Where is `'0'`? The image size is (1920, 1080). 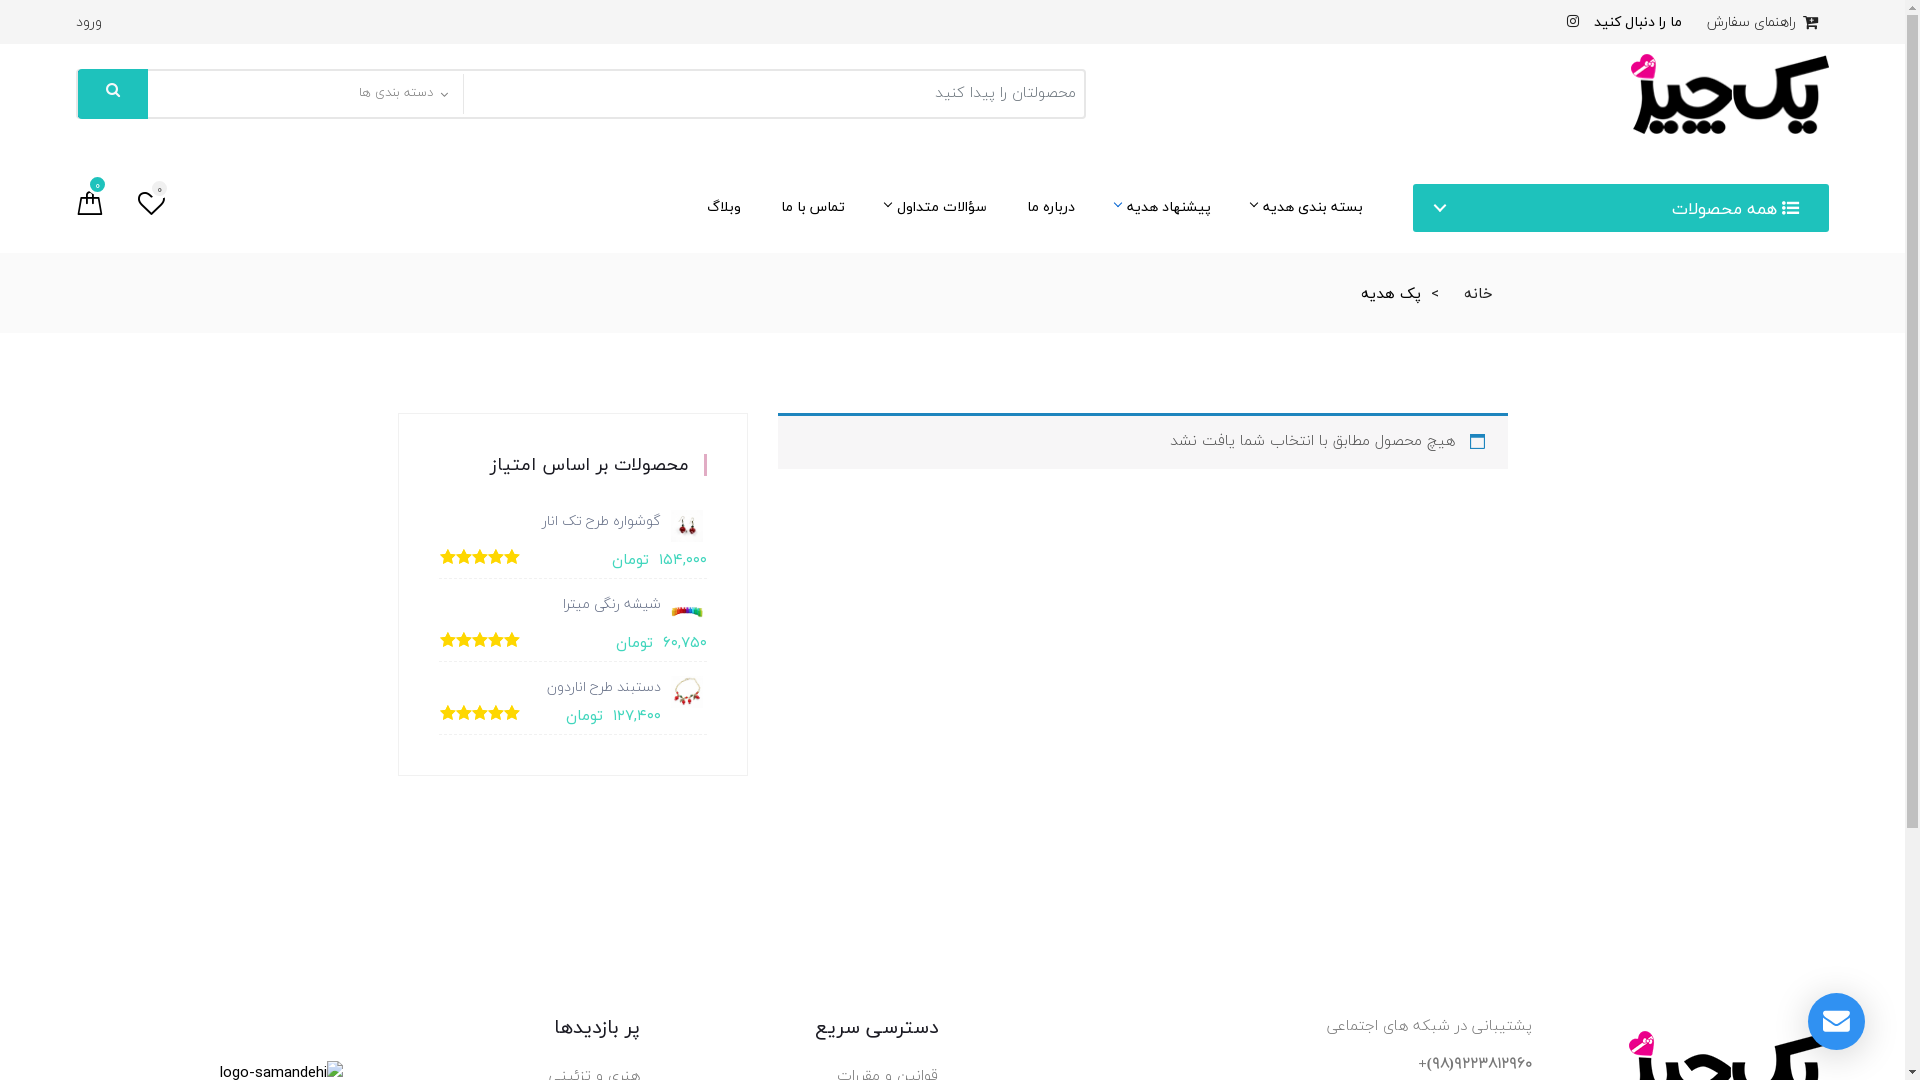
'0' is located at coordinates (88, 206).